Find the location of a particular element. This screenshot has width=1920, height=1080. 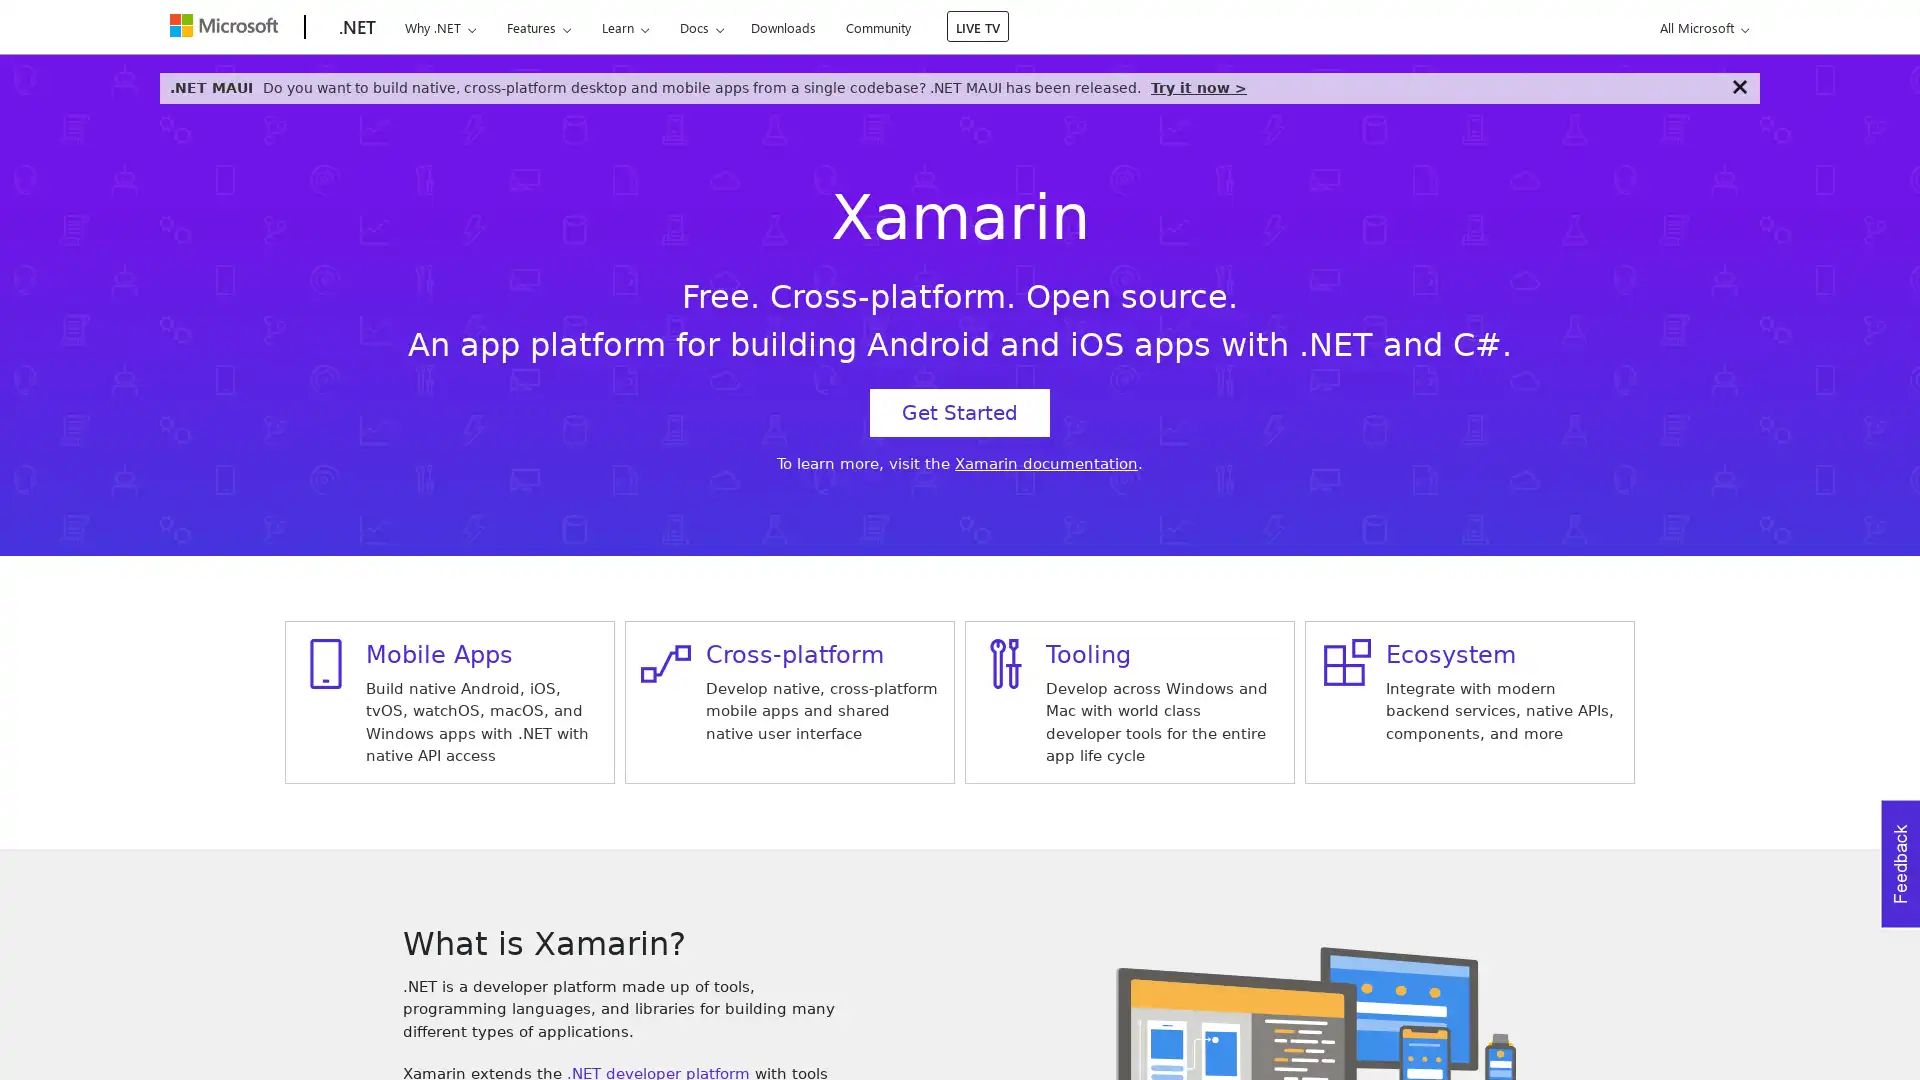

Docs is located at coordinates (701, 27).